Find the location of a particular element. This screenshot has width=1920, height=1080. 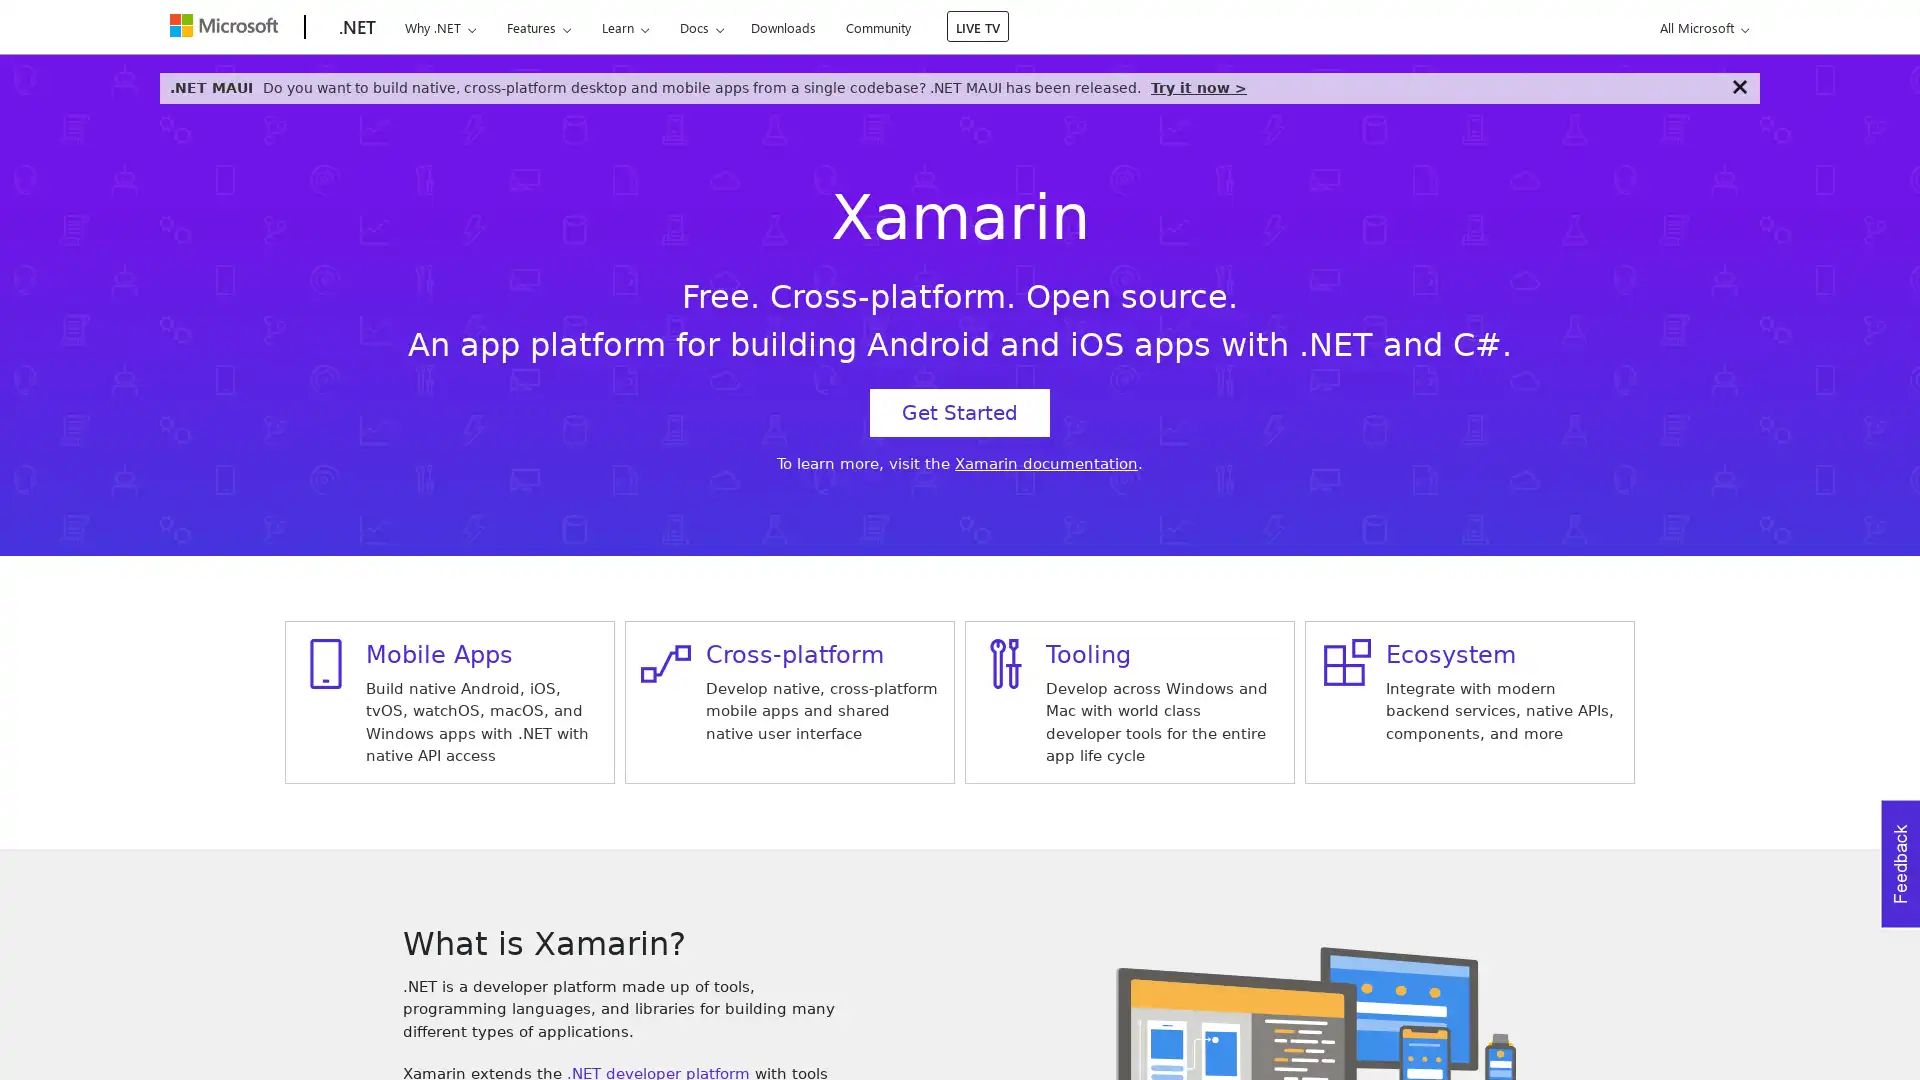

Docs is located at coordinates (701, 27).